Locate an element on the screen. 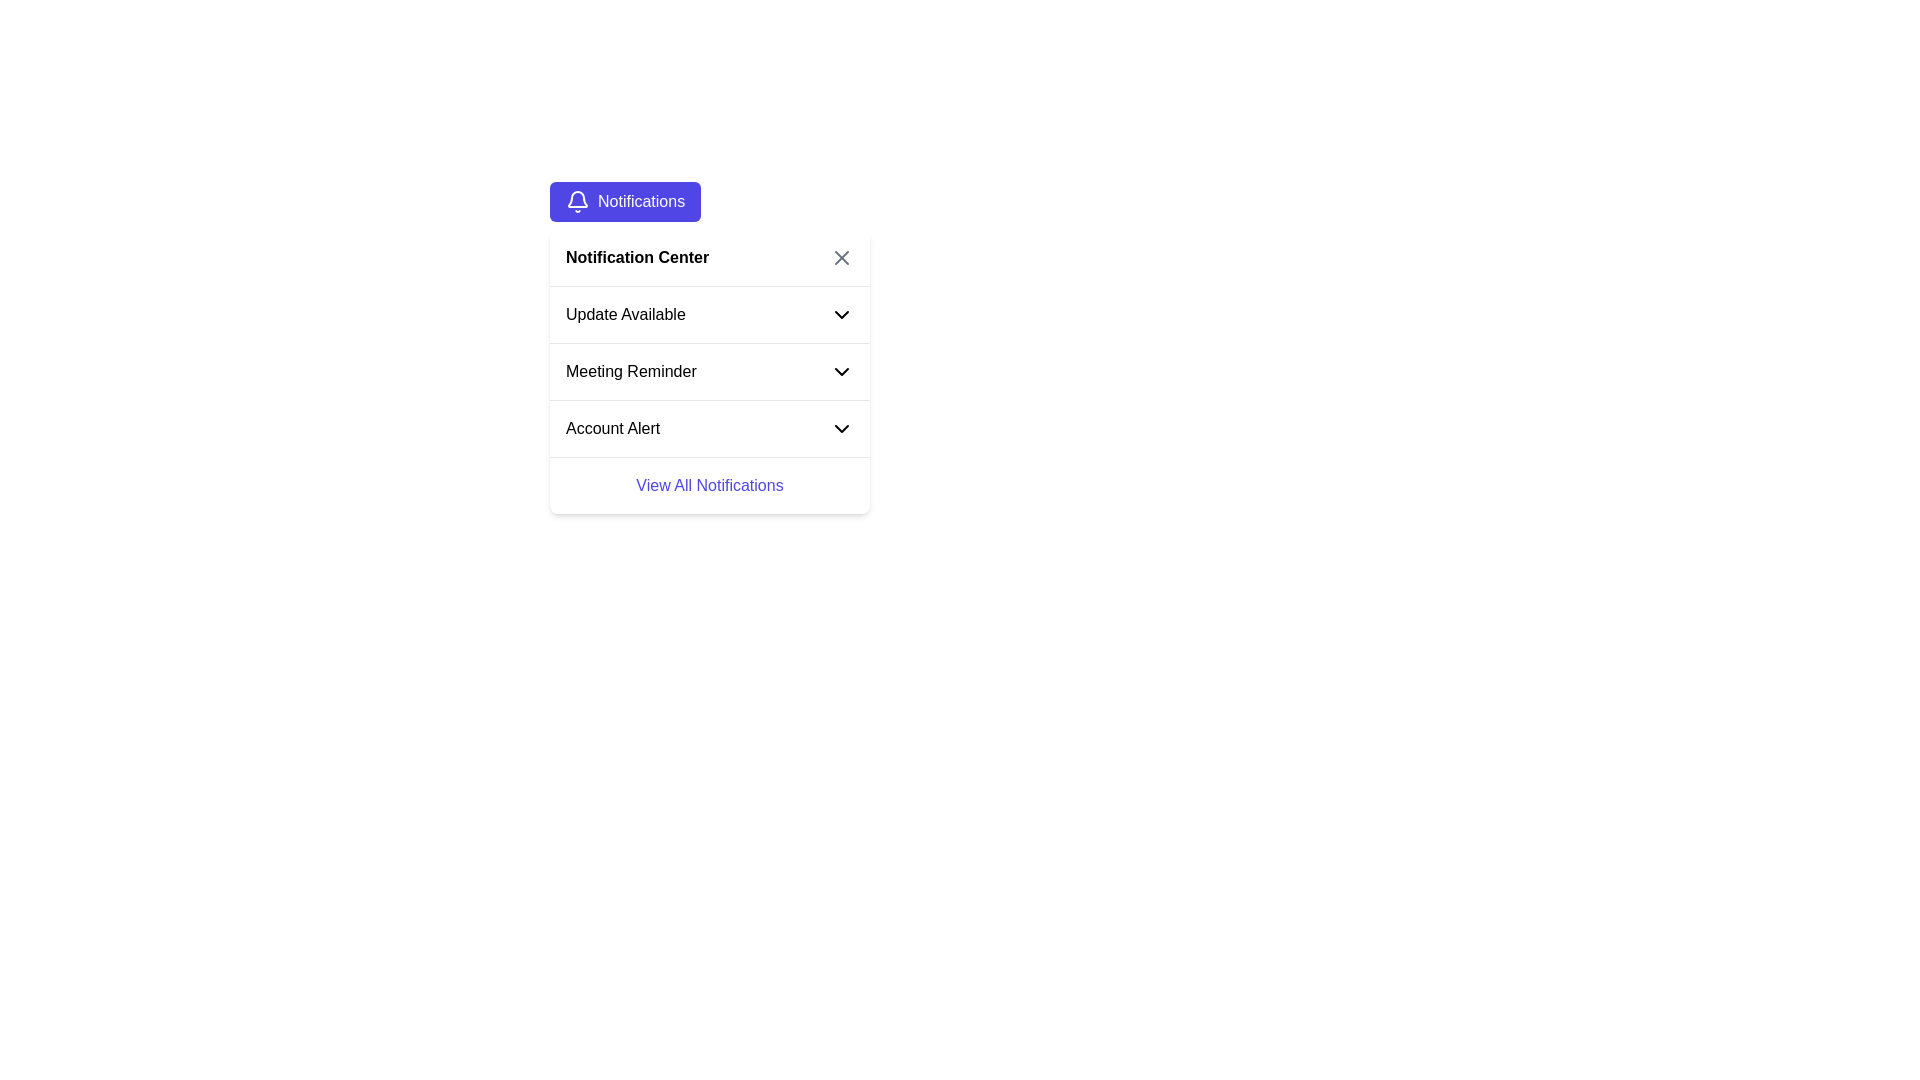 The image size is (1920, 1080). 'Notification Center' text label, which is bold and located in the upper section of the notification dropdown, aligned to the left next to the close button is located at coordinates (636, 257).